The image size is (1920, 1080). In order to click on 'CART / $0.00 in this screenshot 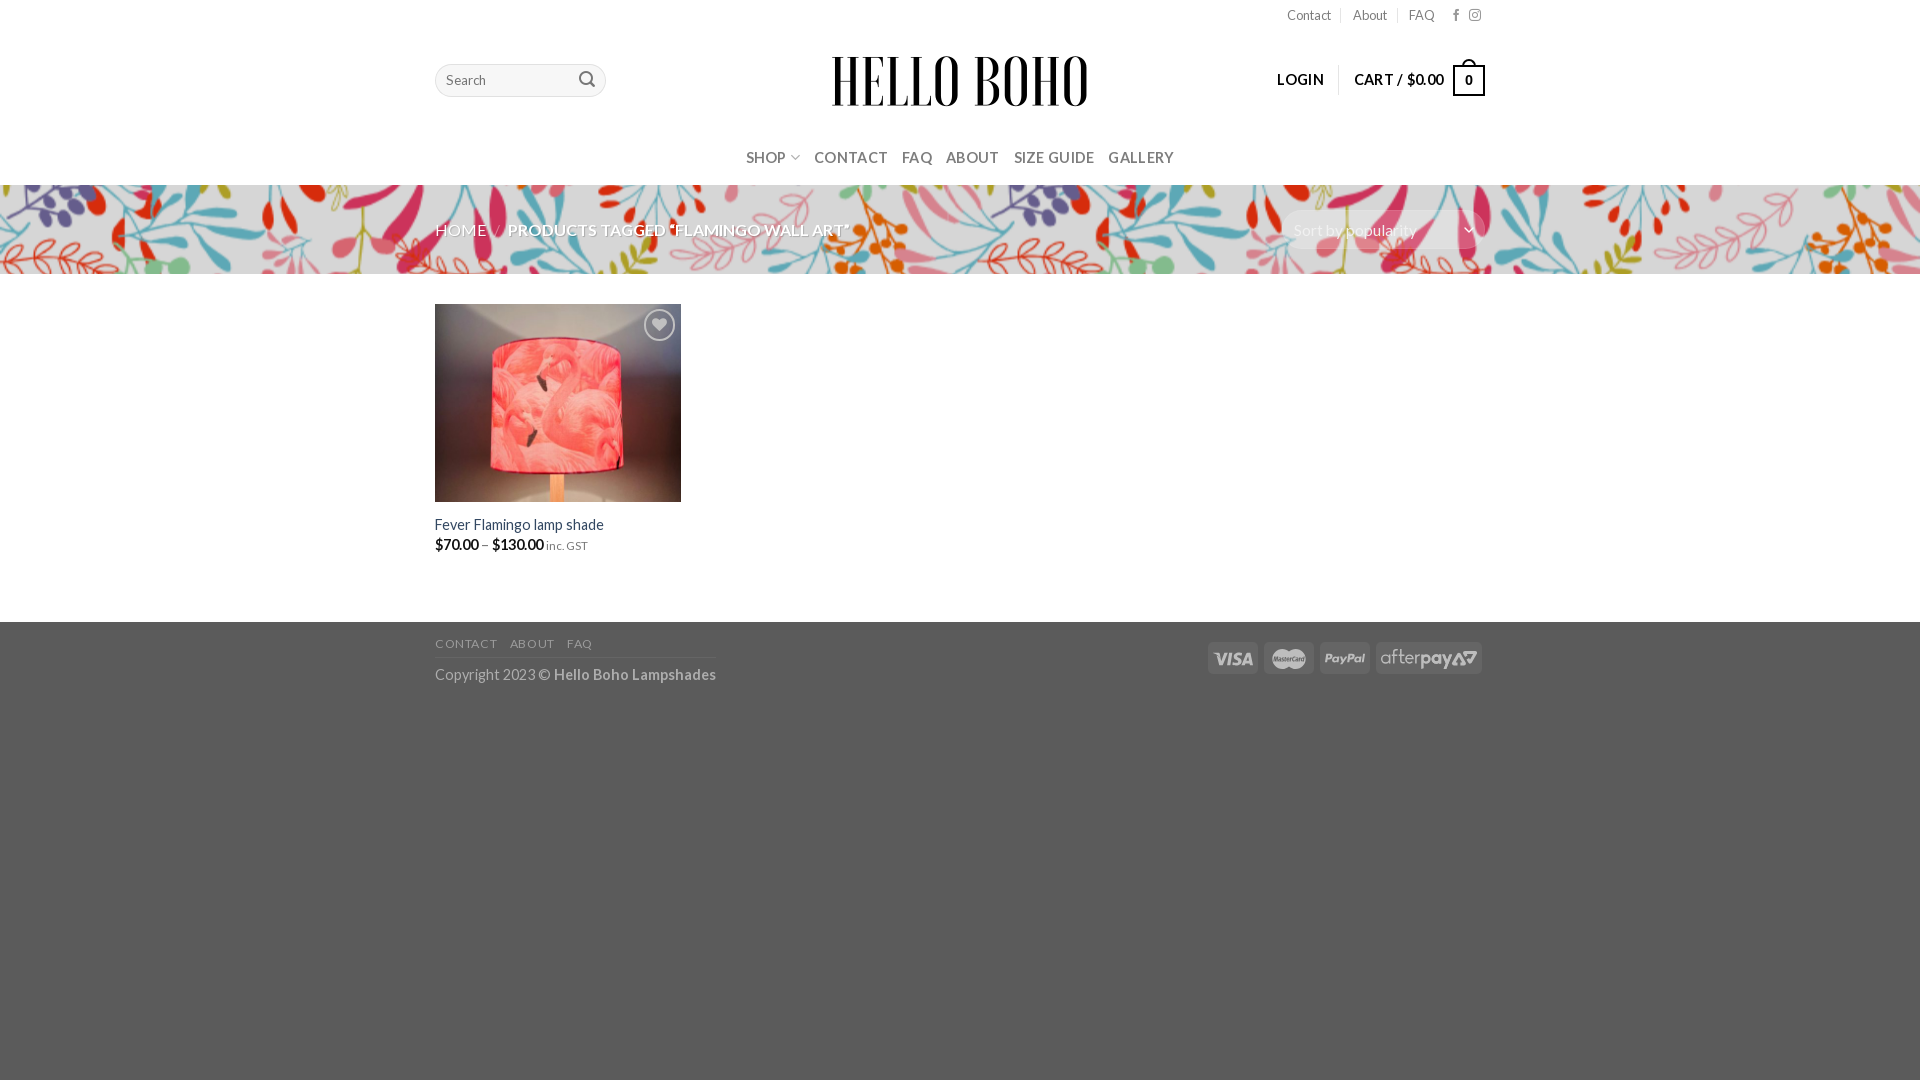, I will do `click(1418, 79)`.